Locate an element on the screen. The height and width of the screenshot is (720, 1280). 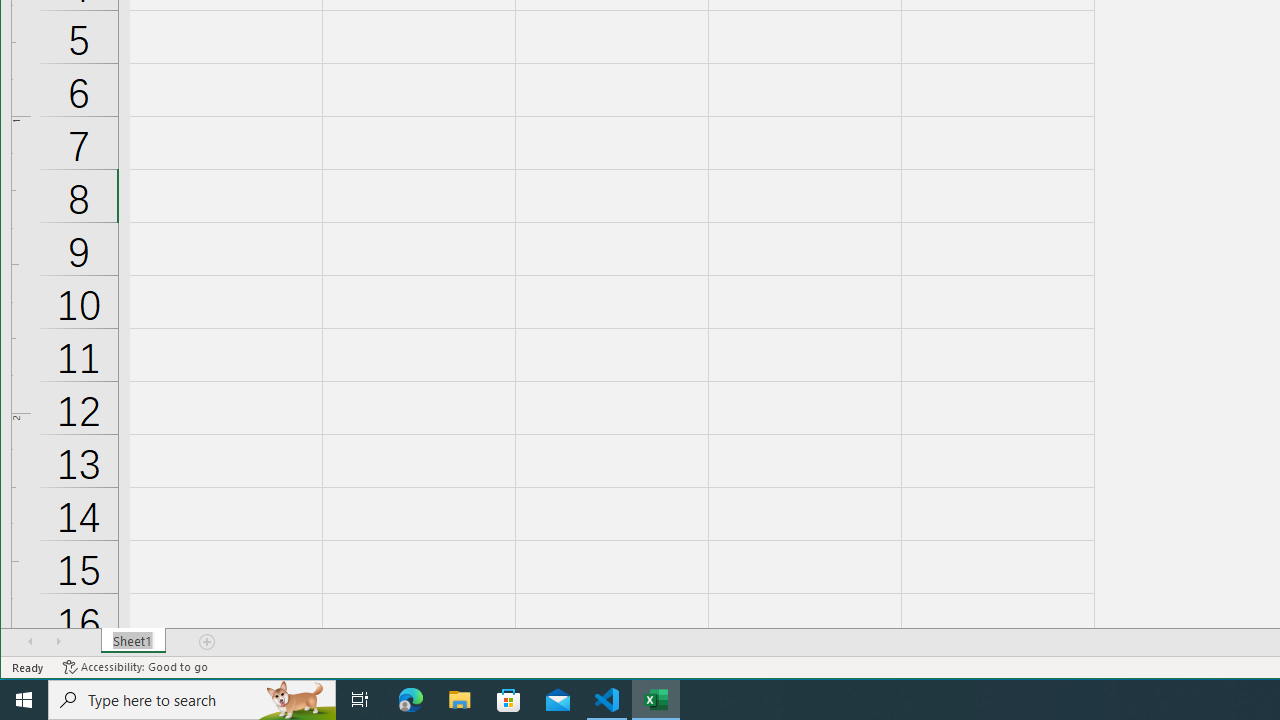
'Search highlights icon opens search home window' is located at coordinates (294, 698).